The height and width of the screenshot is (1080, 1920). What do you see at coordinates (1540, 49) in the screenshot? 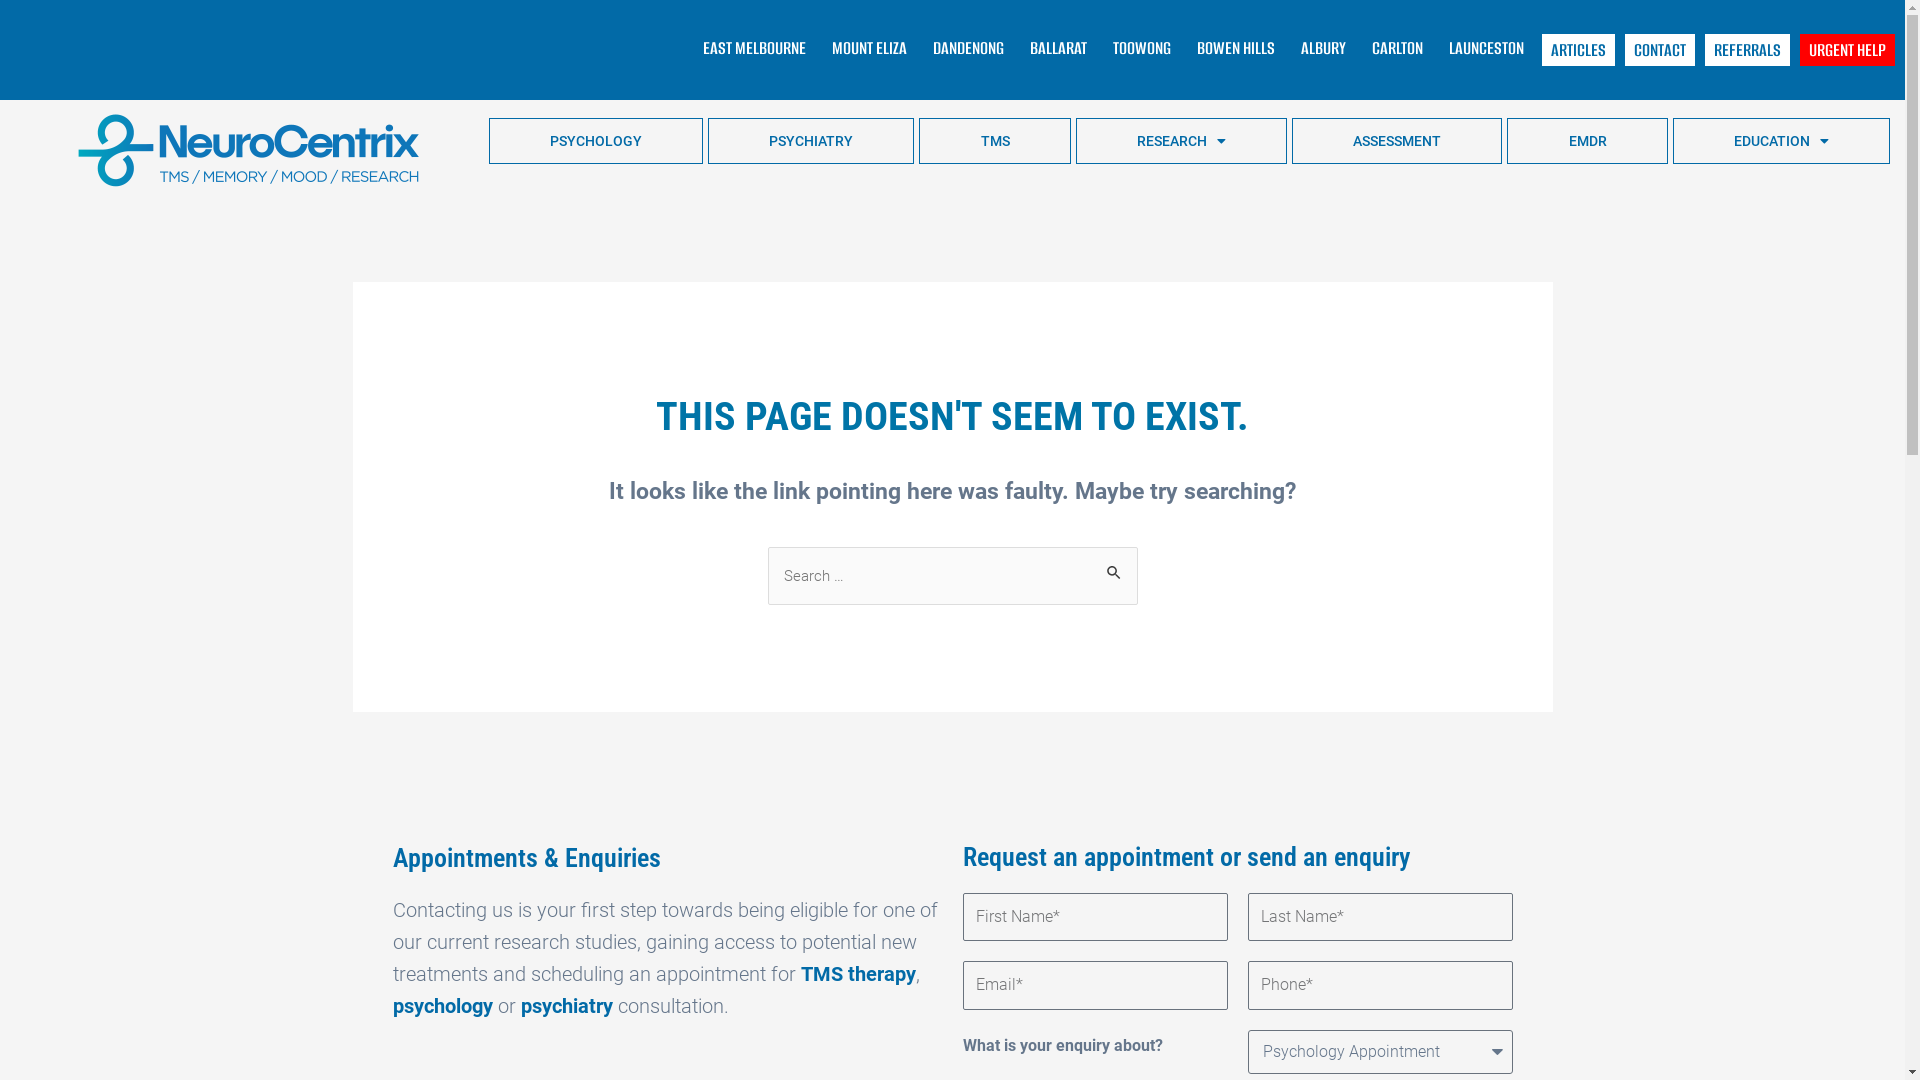
I see `'ARTICLES'` at bounding box center [1540, 49].